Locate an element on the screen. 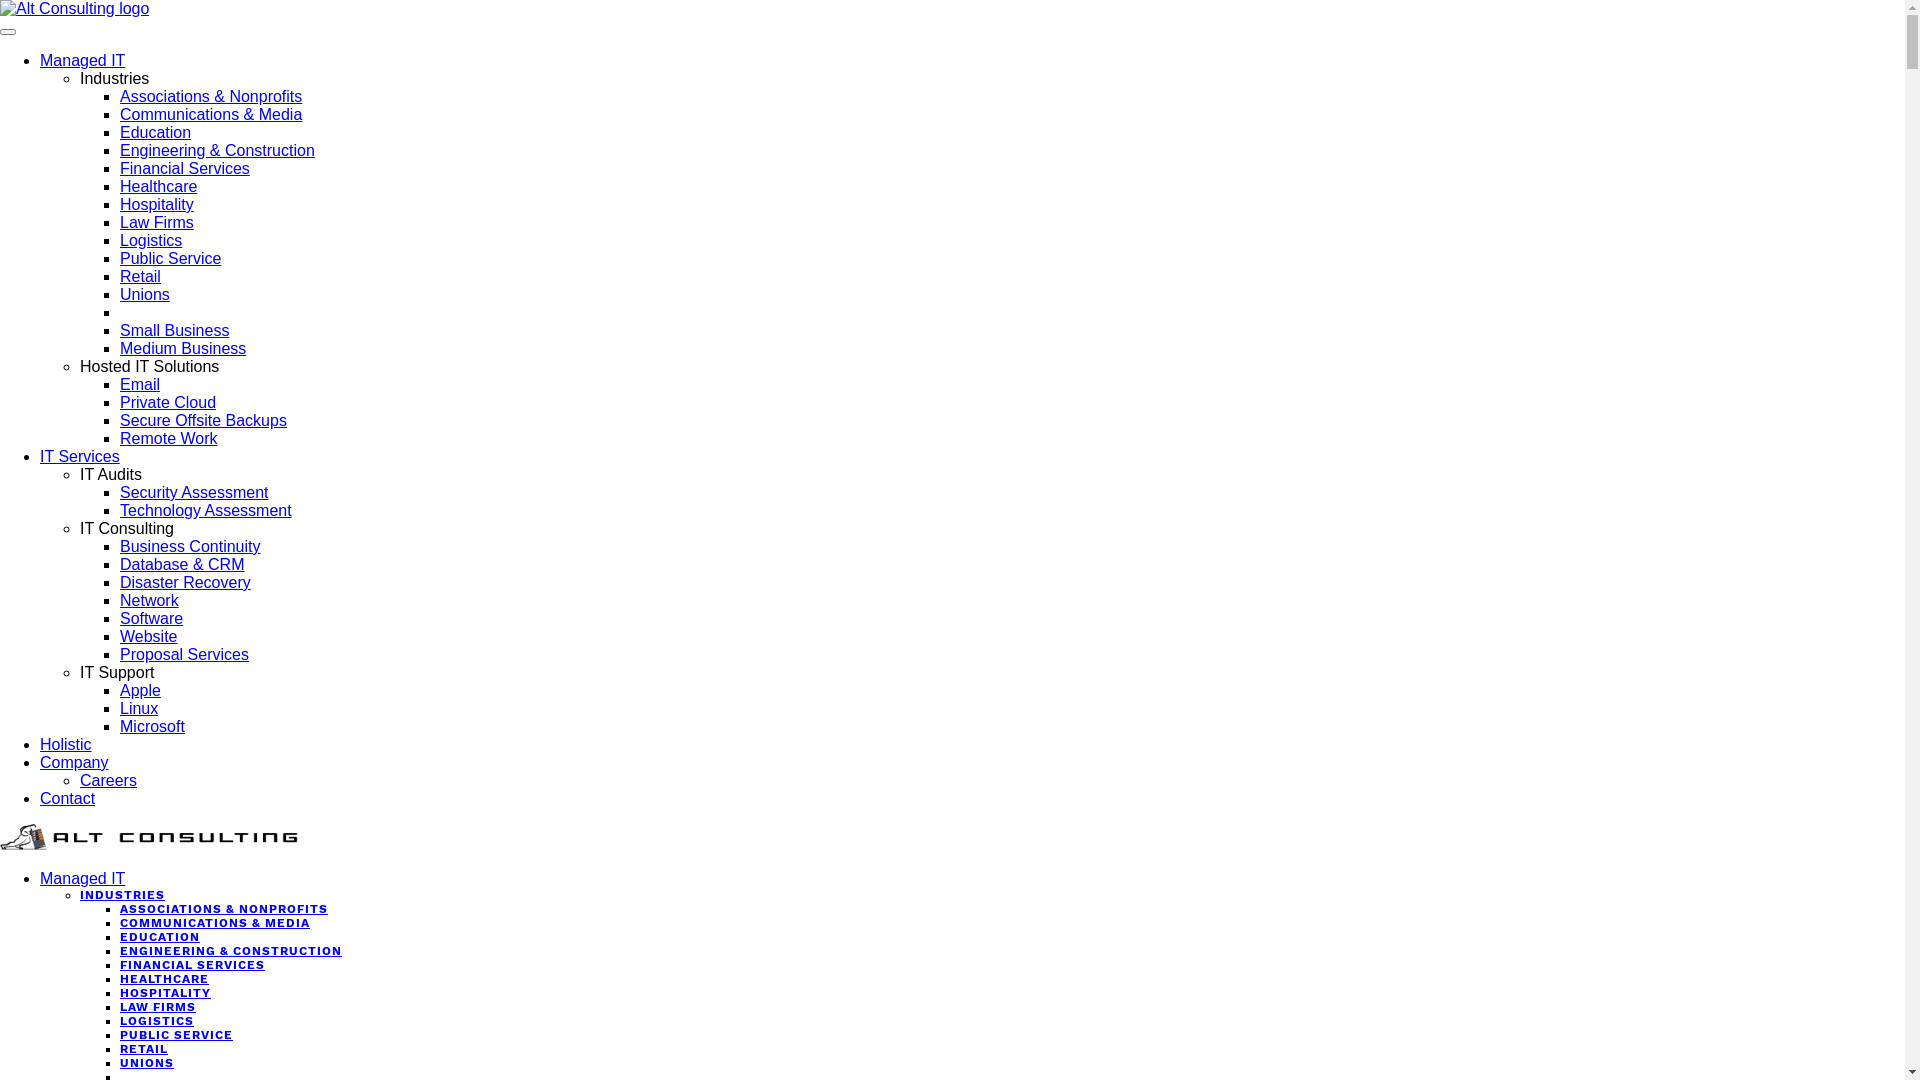  'Email' is located at coordinates (138, 384).